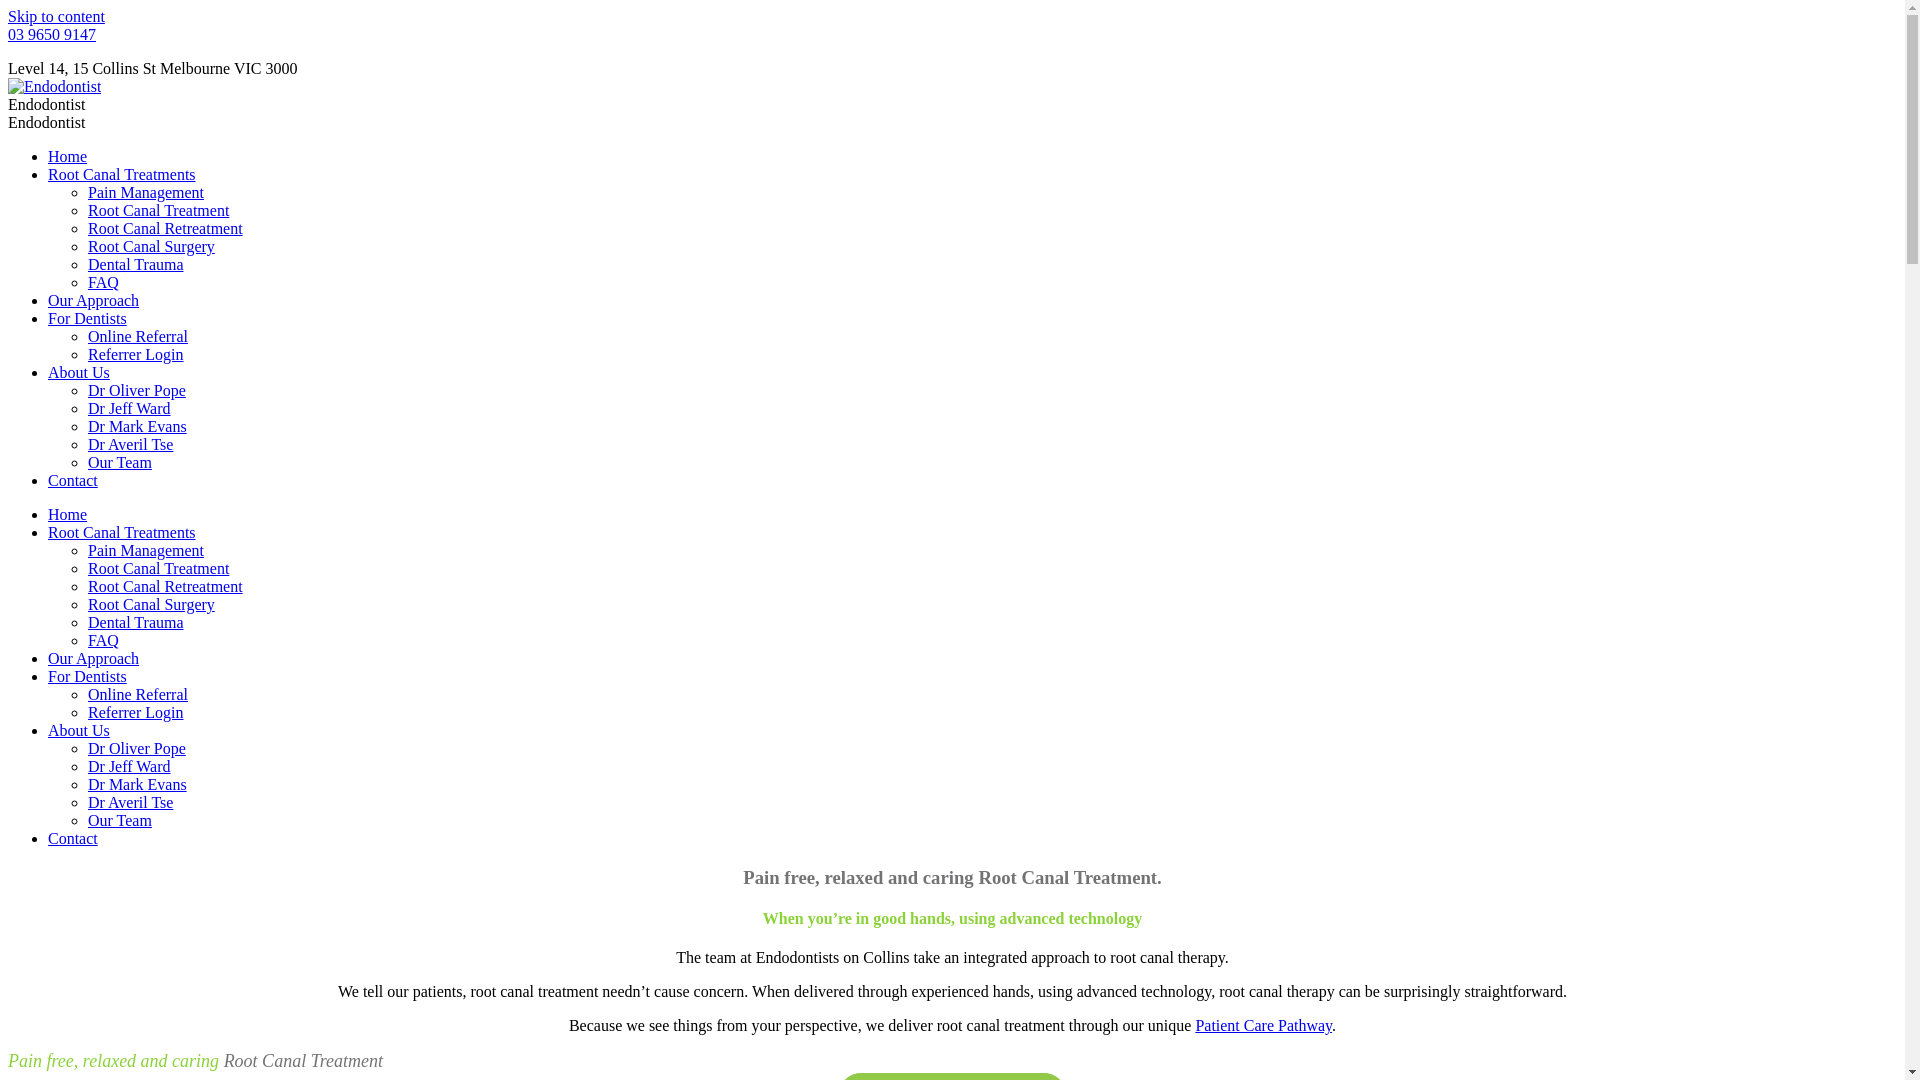  Describe the element at coordinates (150, 245) in the screenshot. I see `'Root Canal Surgery'` at that location.